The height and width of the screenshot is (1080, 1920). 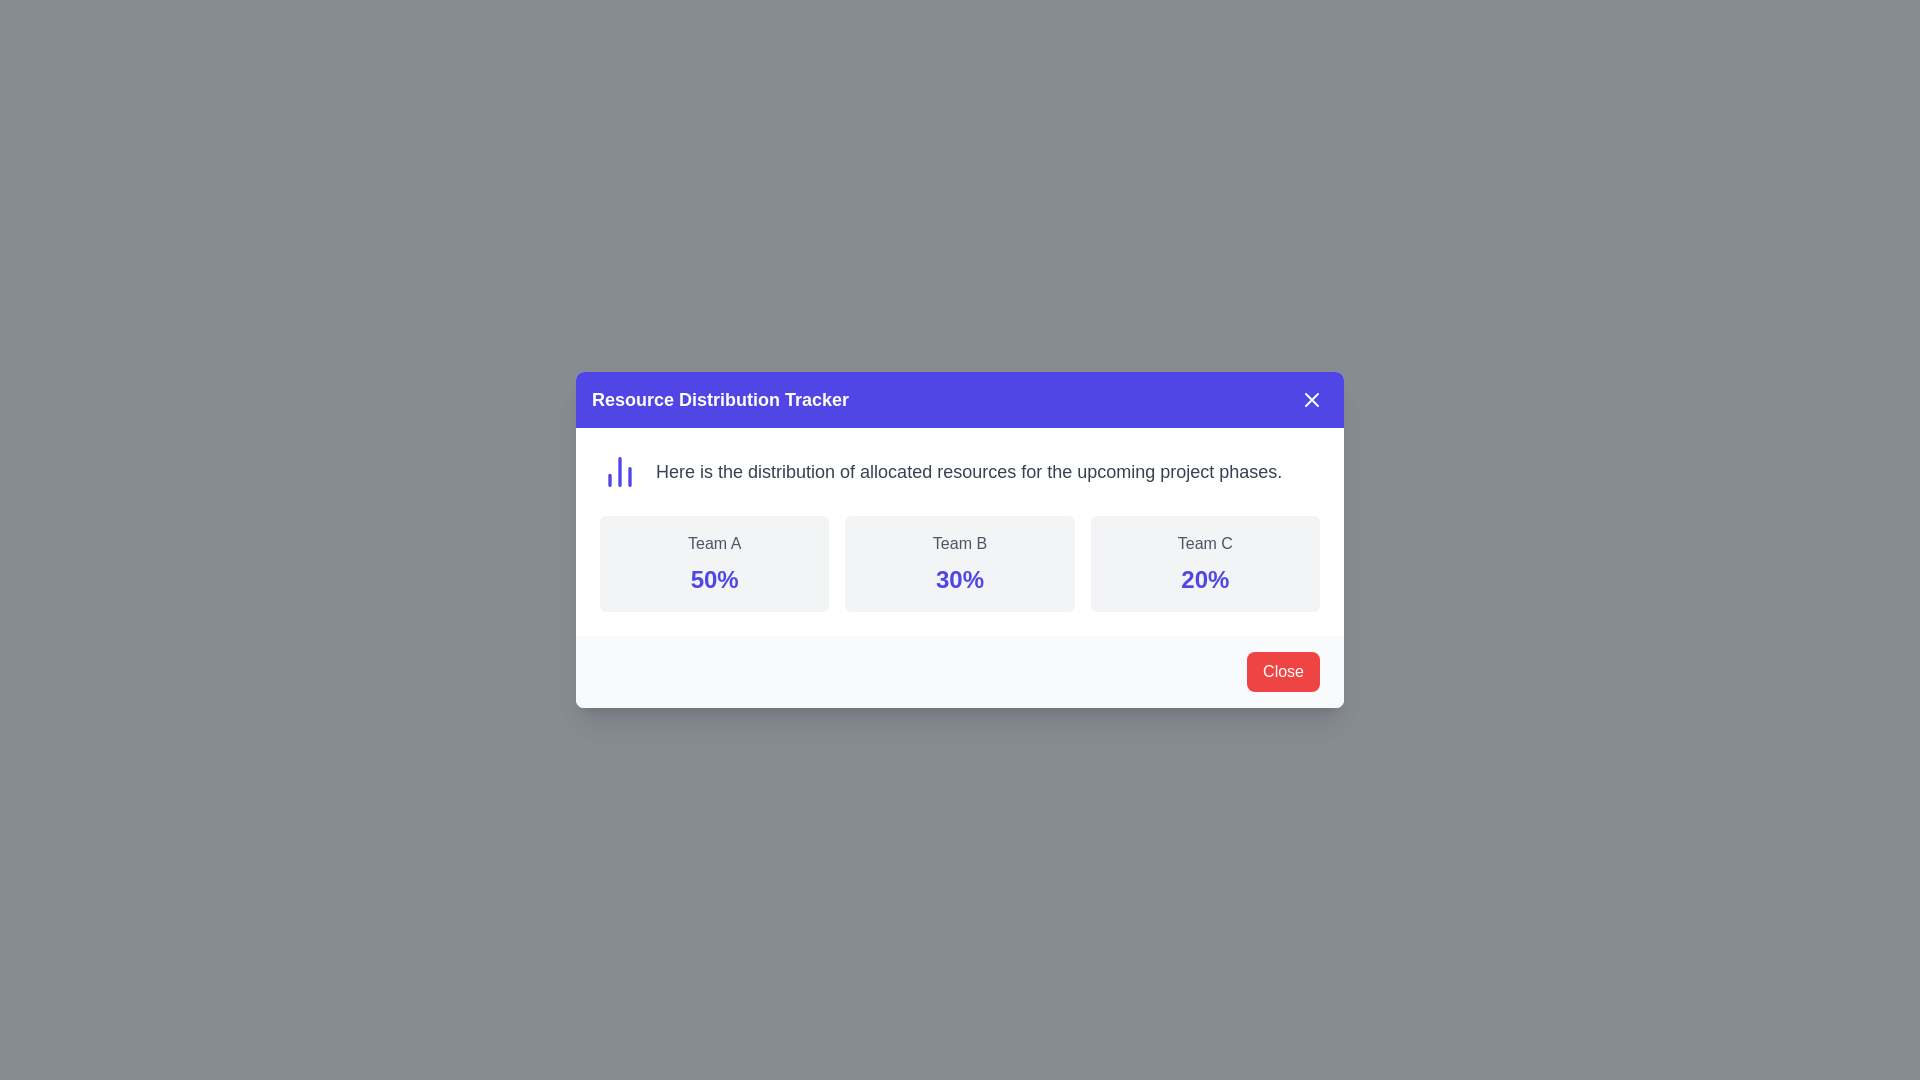 What do you see at coordinates (1204, 579) in the screenshot?
I see `displayed text '20%' in large, indigo-colored, bold font style, located below the label 'Team C' on the third card from the left` at bounding box center [1204, 579].